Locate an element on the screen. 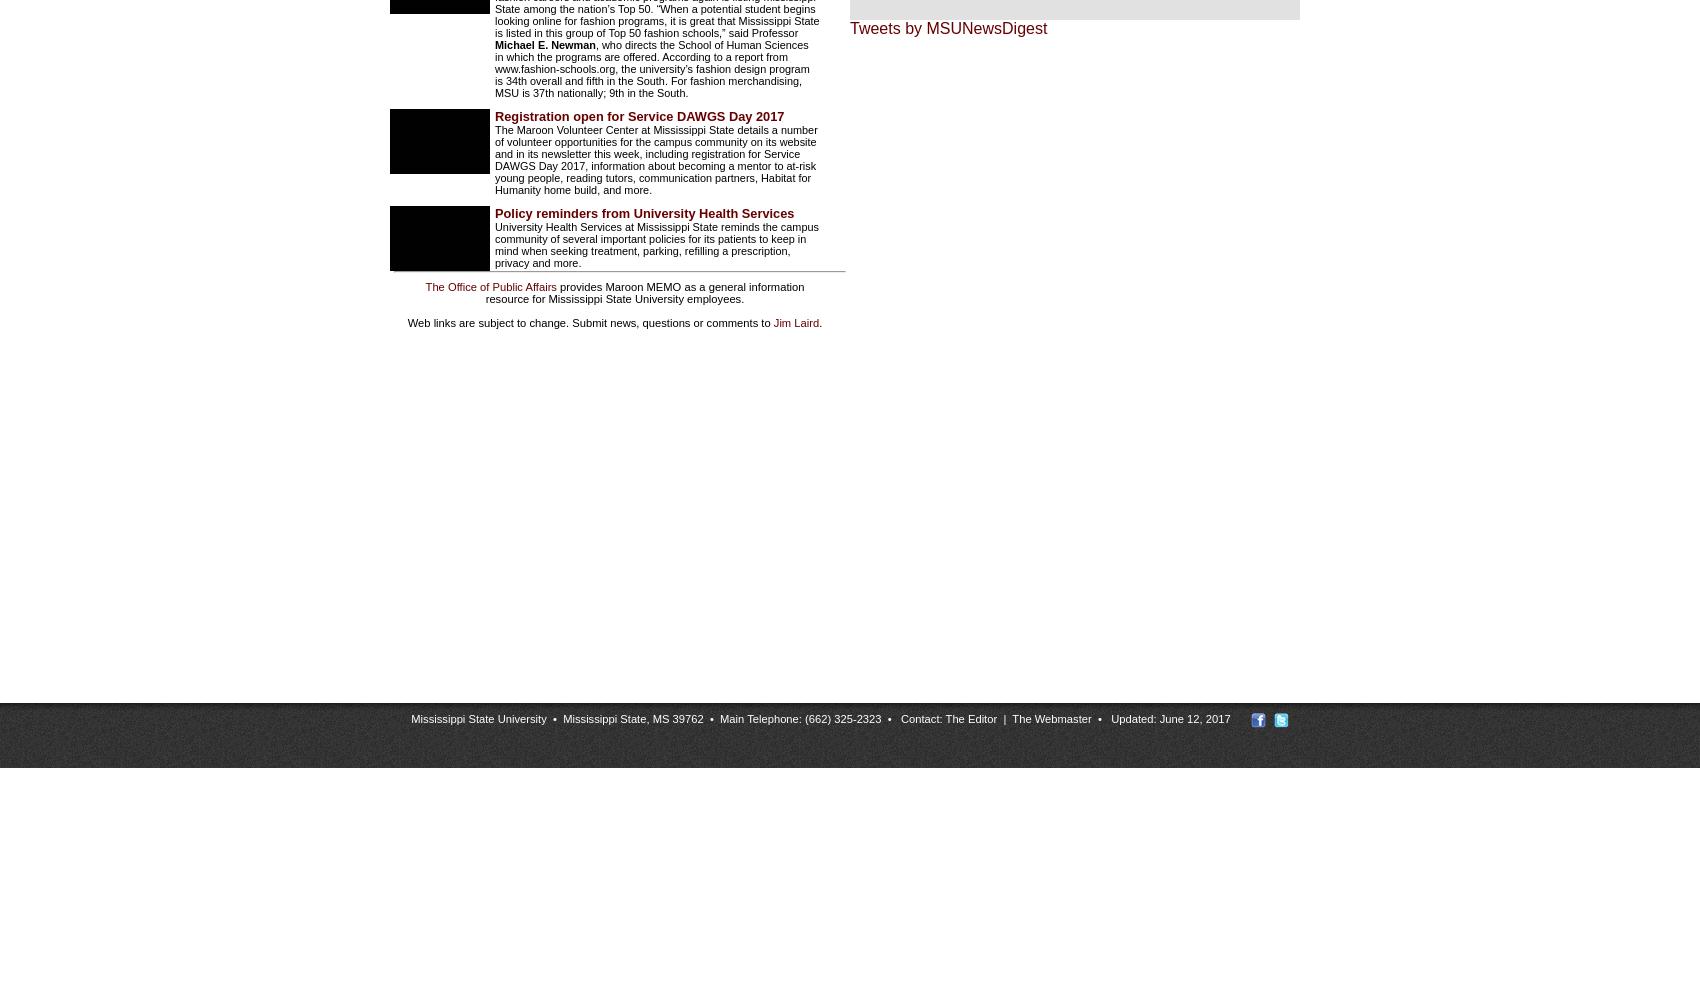 The image size is (1700, 1000). 'Registration open for Service DAWGS Day 2017' is located at coordinates (639, 115).